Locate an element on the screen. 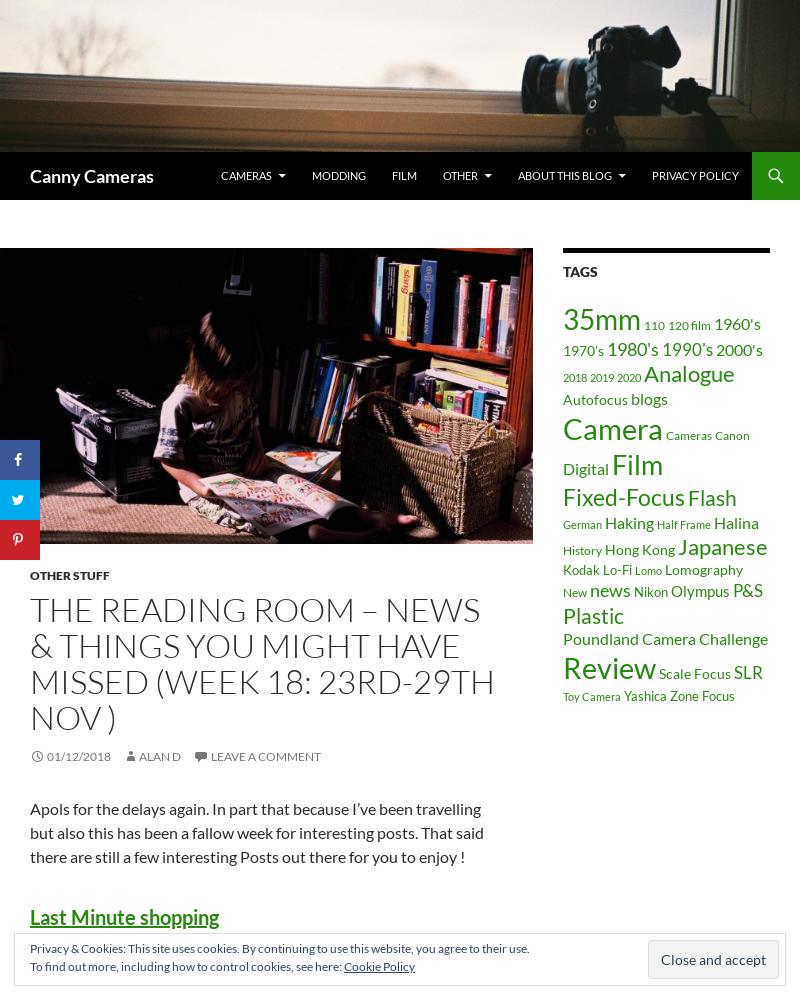  'modding' is located at coordinates (339, 174).